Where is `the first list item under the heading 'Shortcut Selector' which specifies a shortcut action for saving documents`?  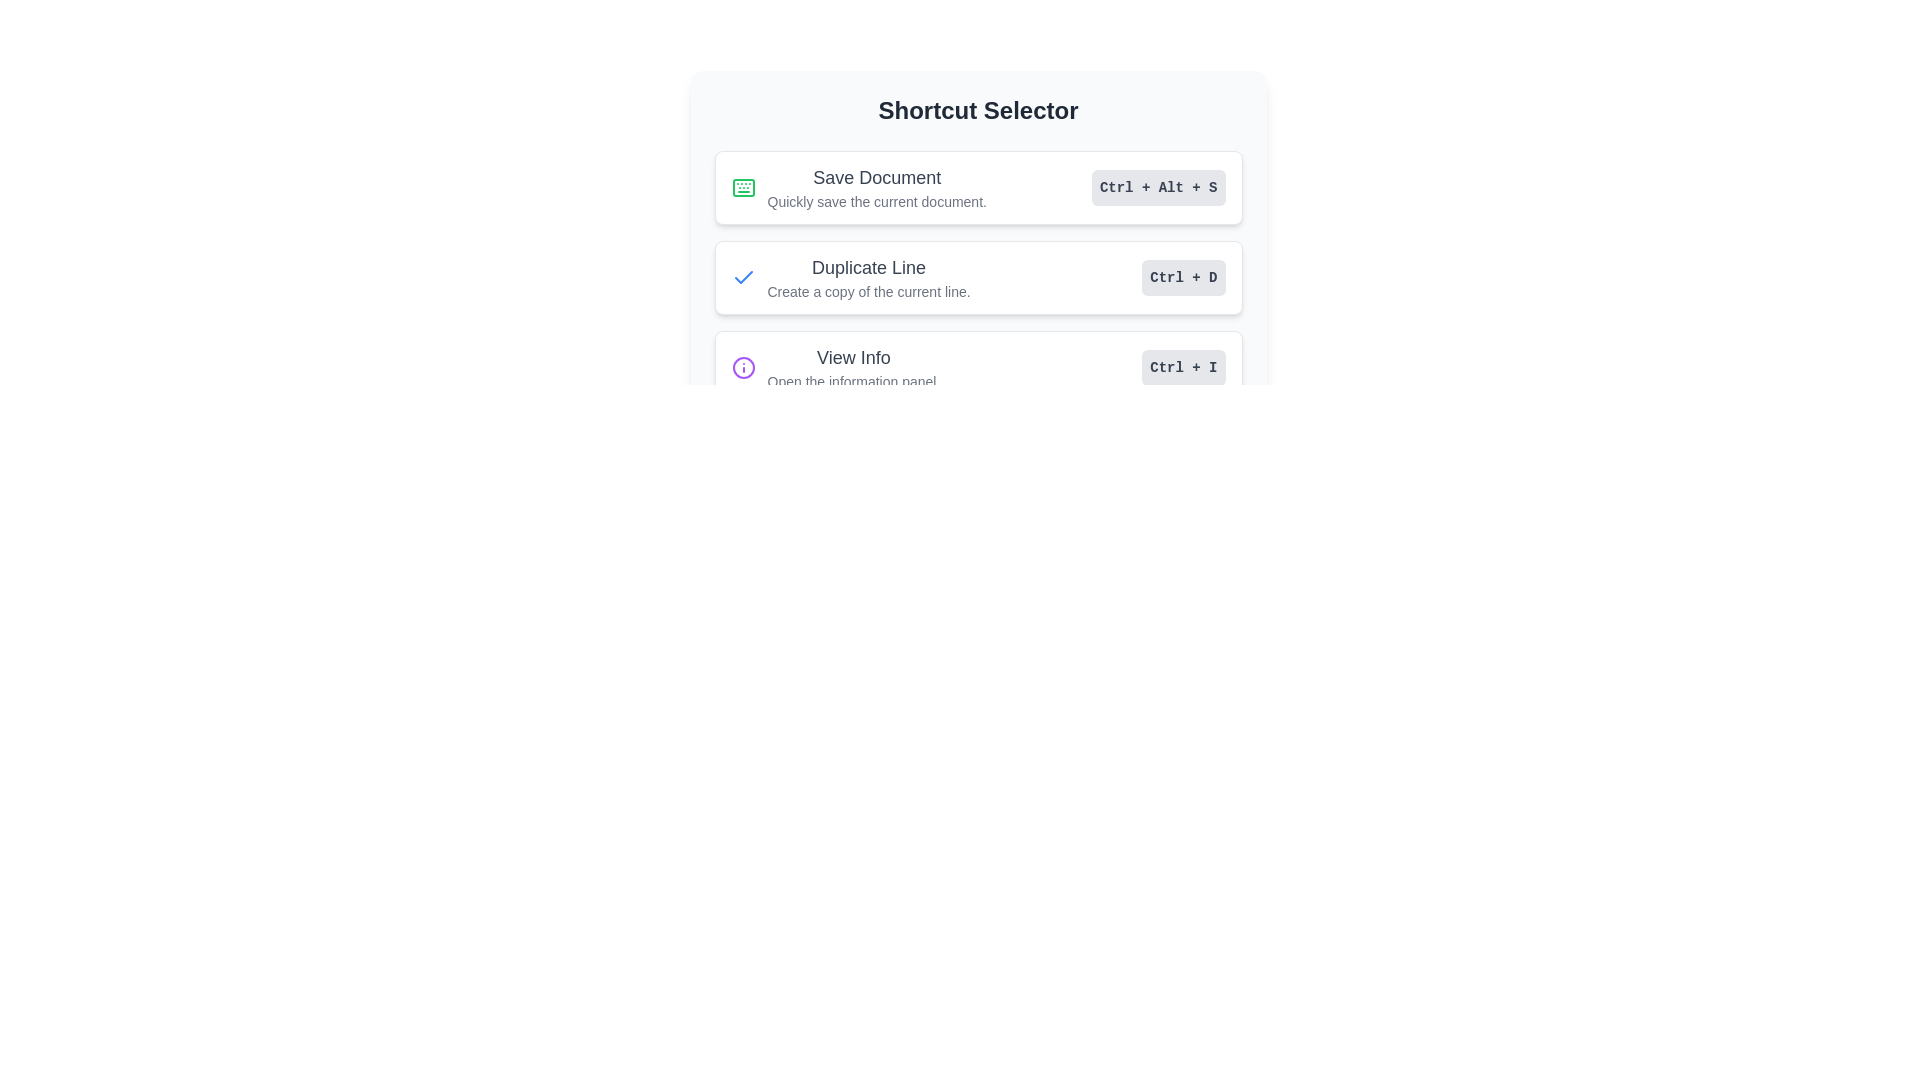 the first list item under the heading 'Shortcut Selector' which specifies a shortcut action for saving documents is located at coordinates (978, 188).